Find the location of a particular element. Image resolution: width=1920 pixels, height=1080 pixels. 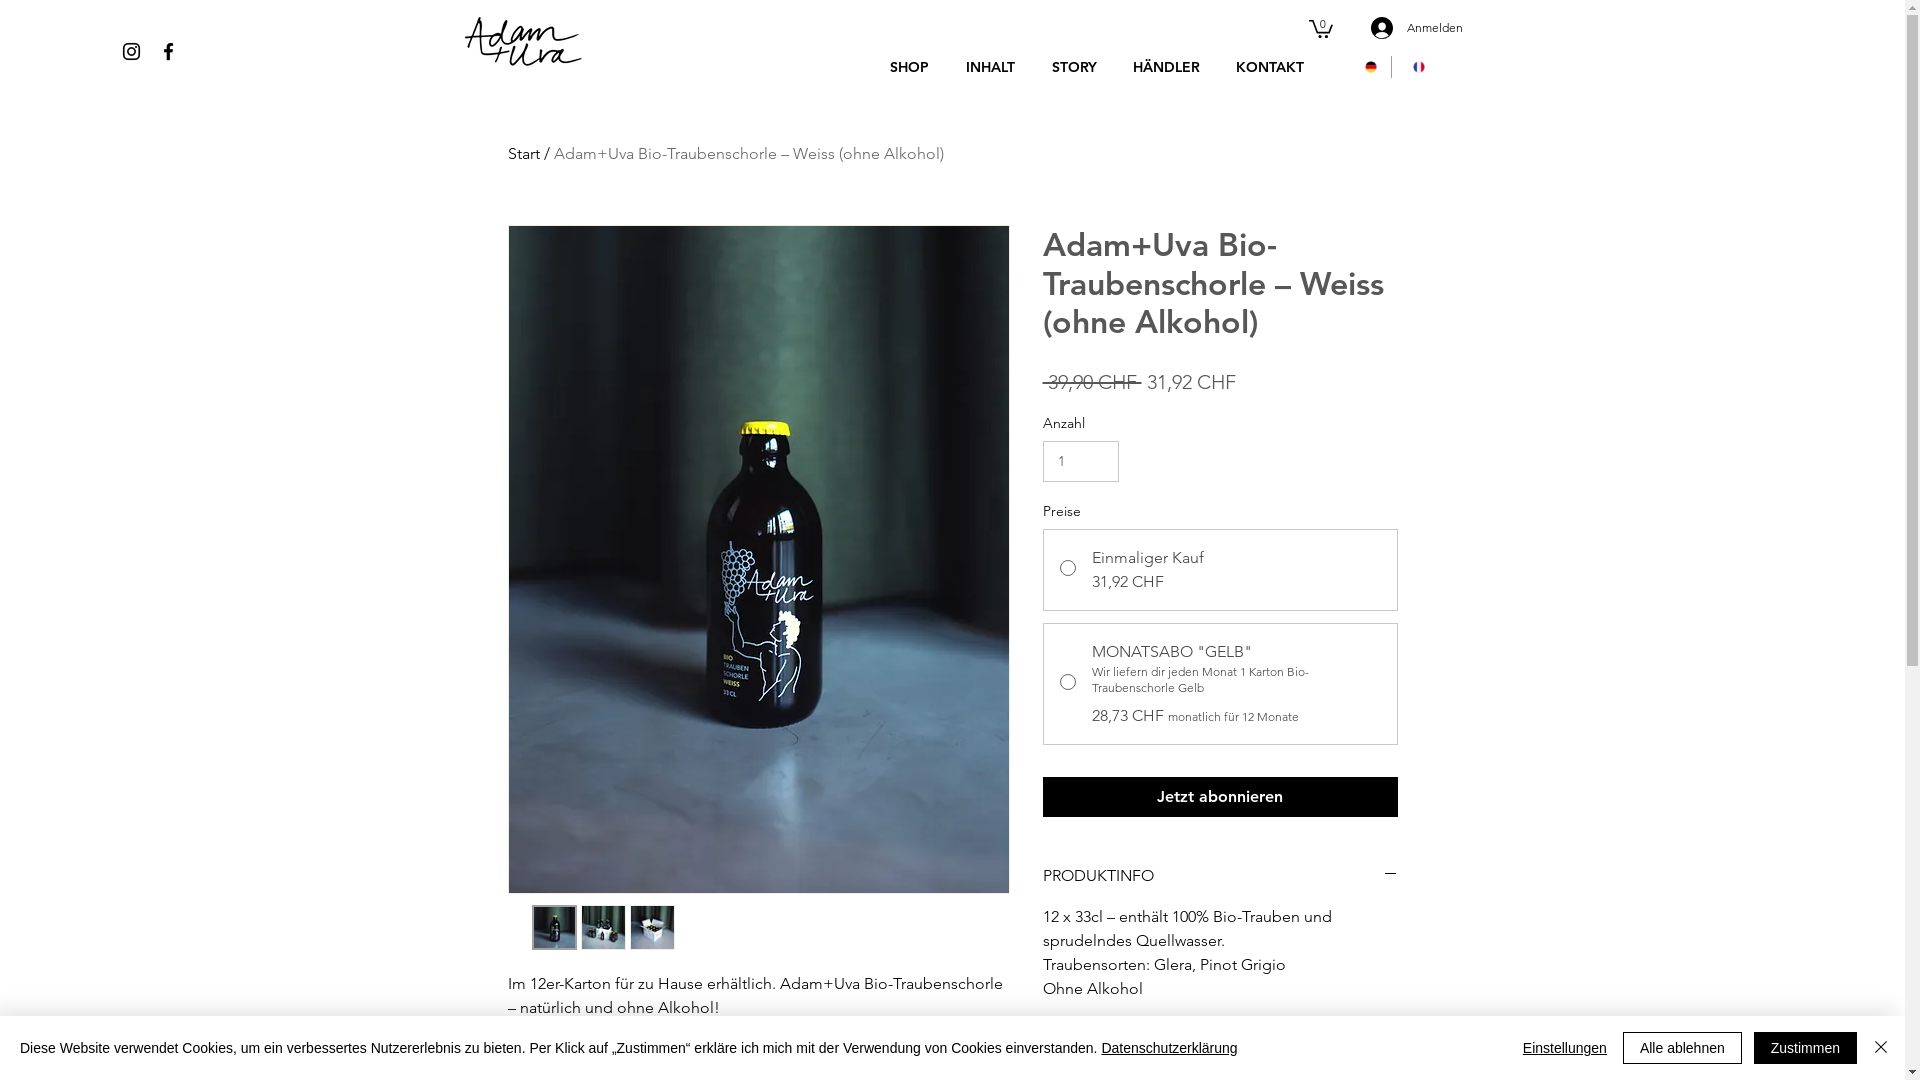

'SHOP' is located at coordinates (905, 65).